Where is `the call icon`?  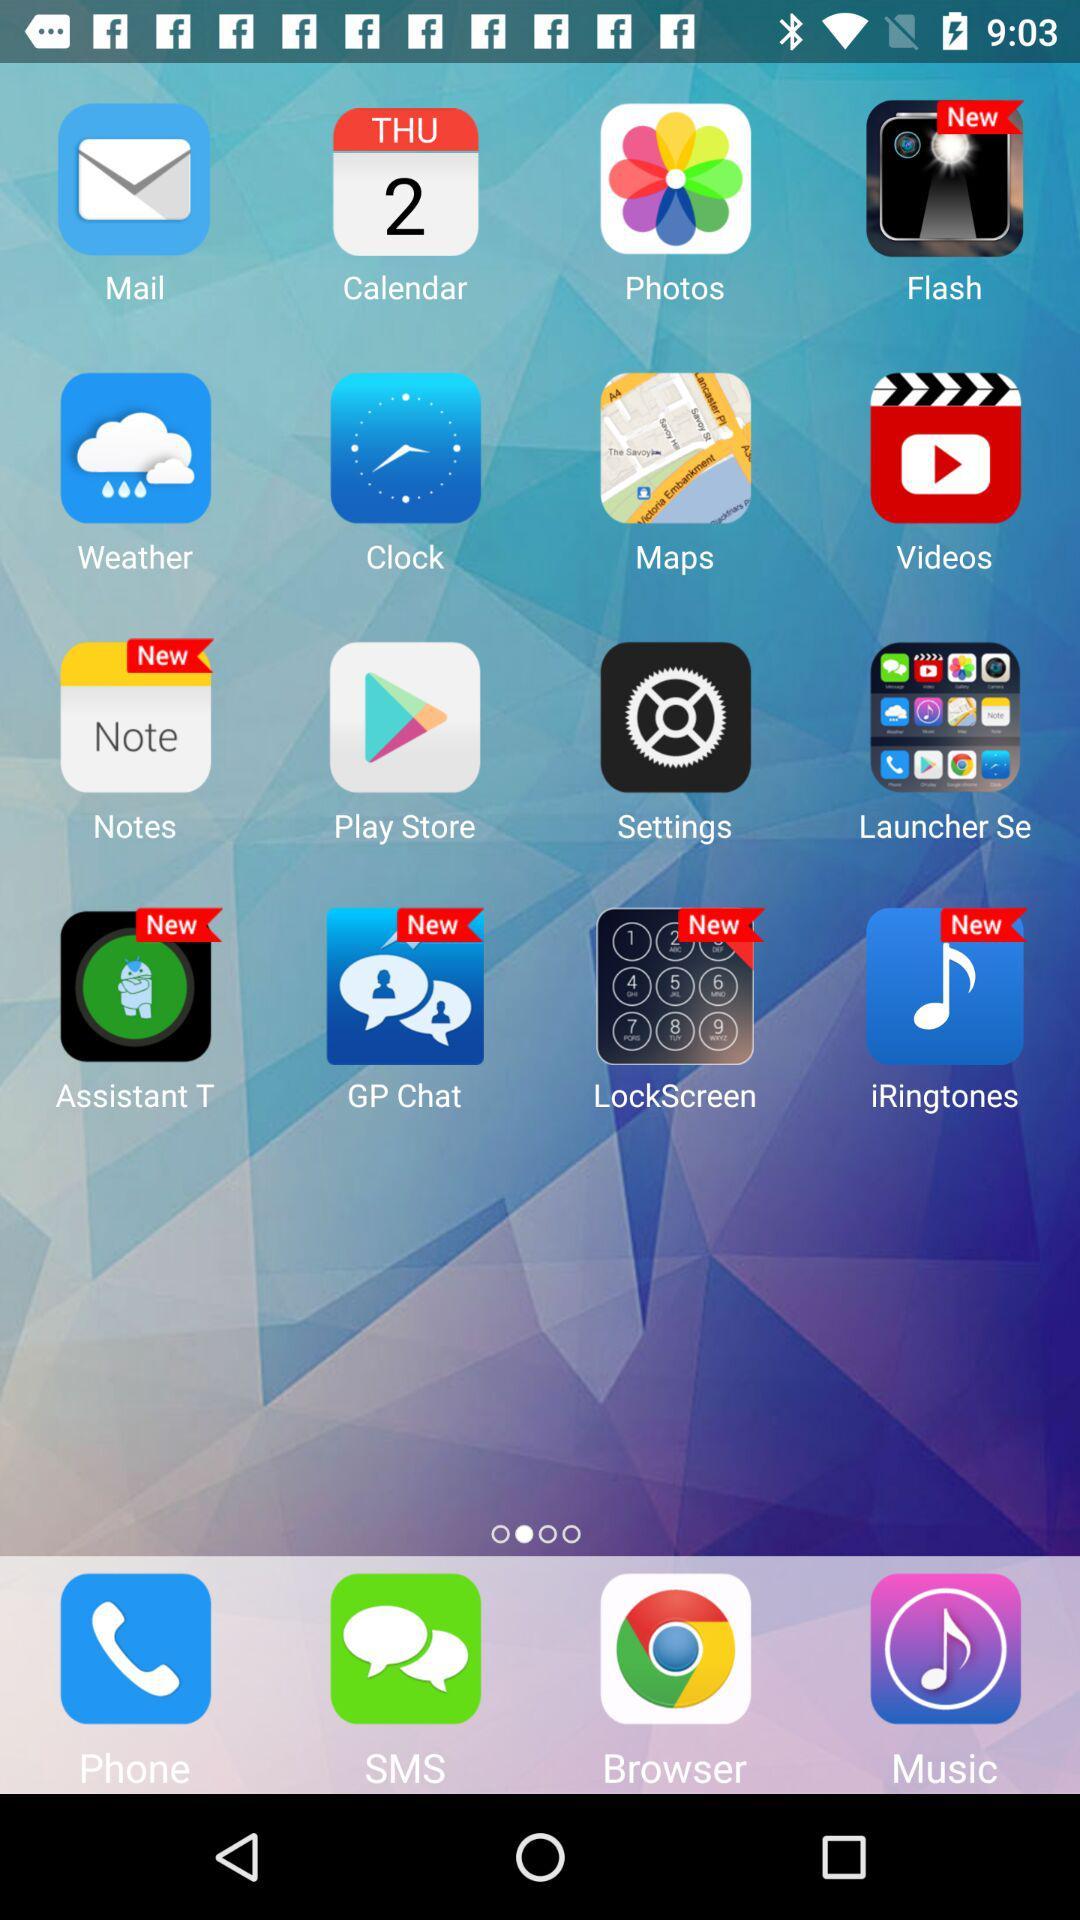 the call icon is located at coordinates (135, 1648).